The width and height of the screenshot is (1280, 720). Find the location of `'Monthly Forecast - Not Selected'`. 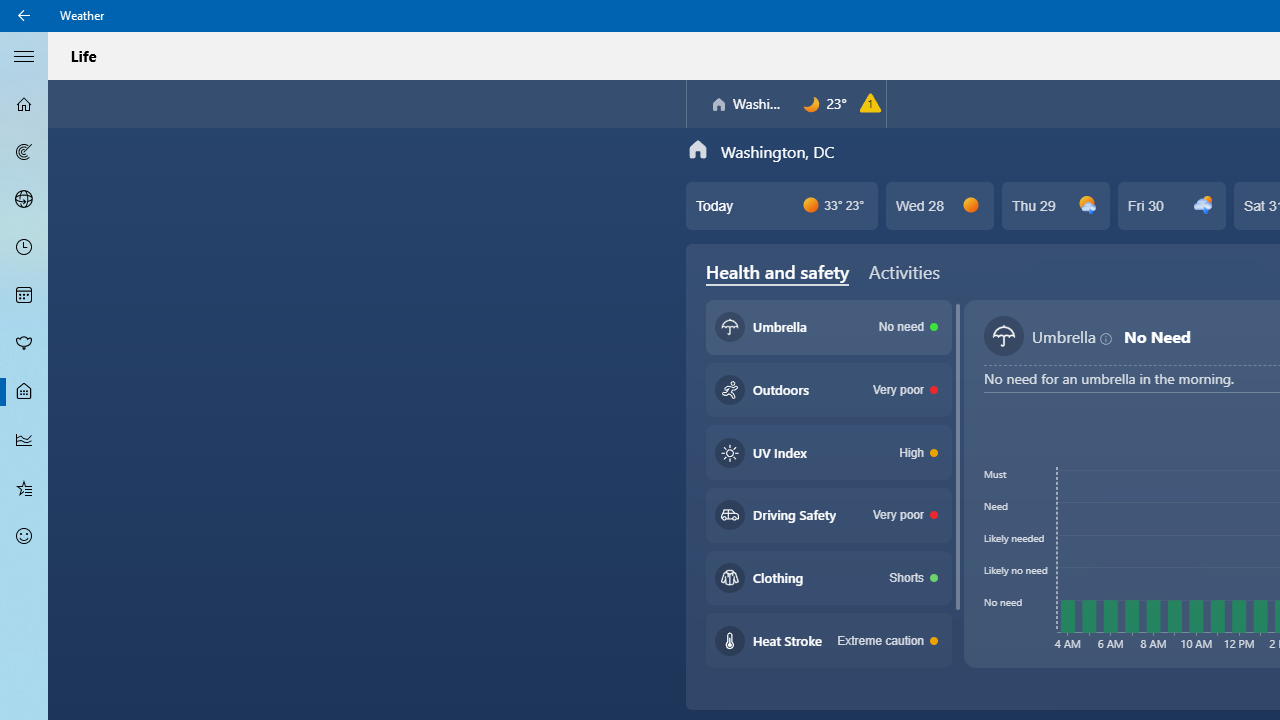

'Monthly Forecast - Not Selected' is located at coordinates (24, 295).